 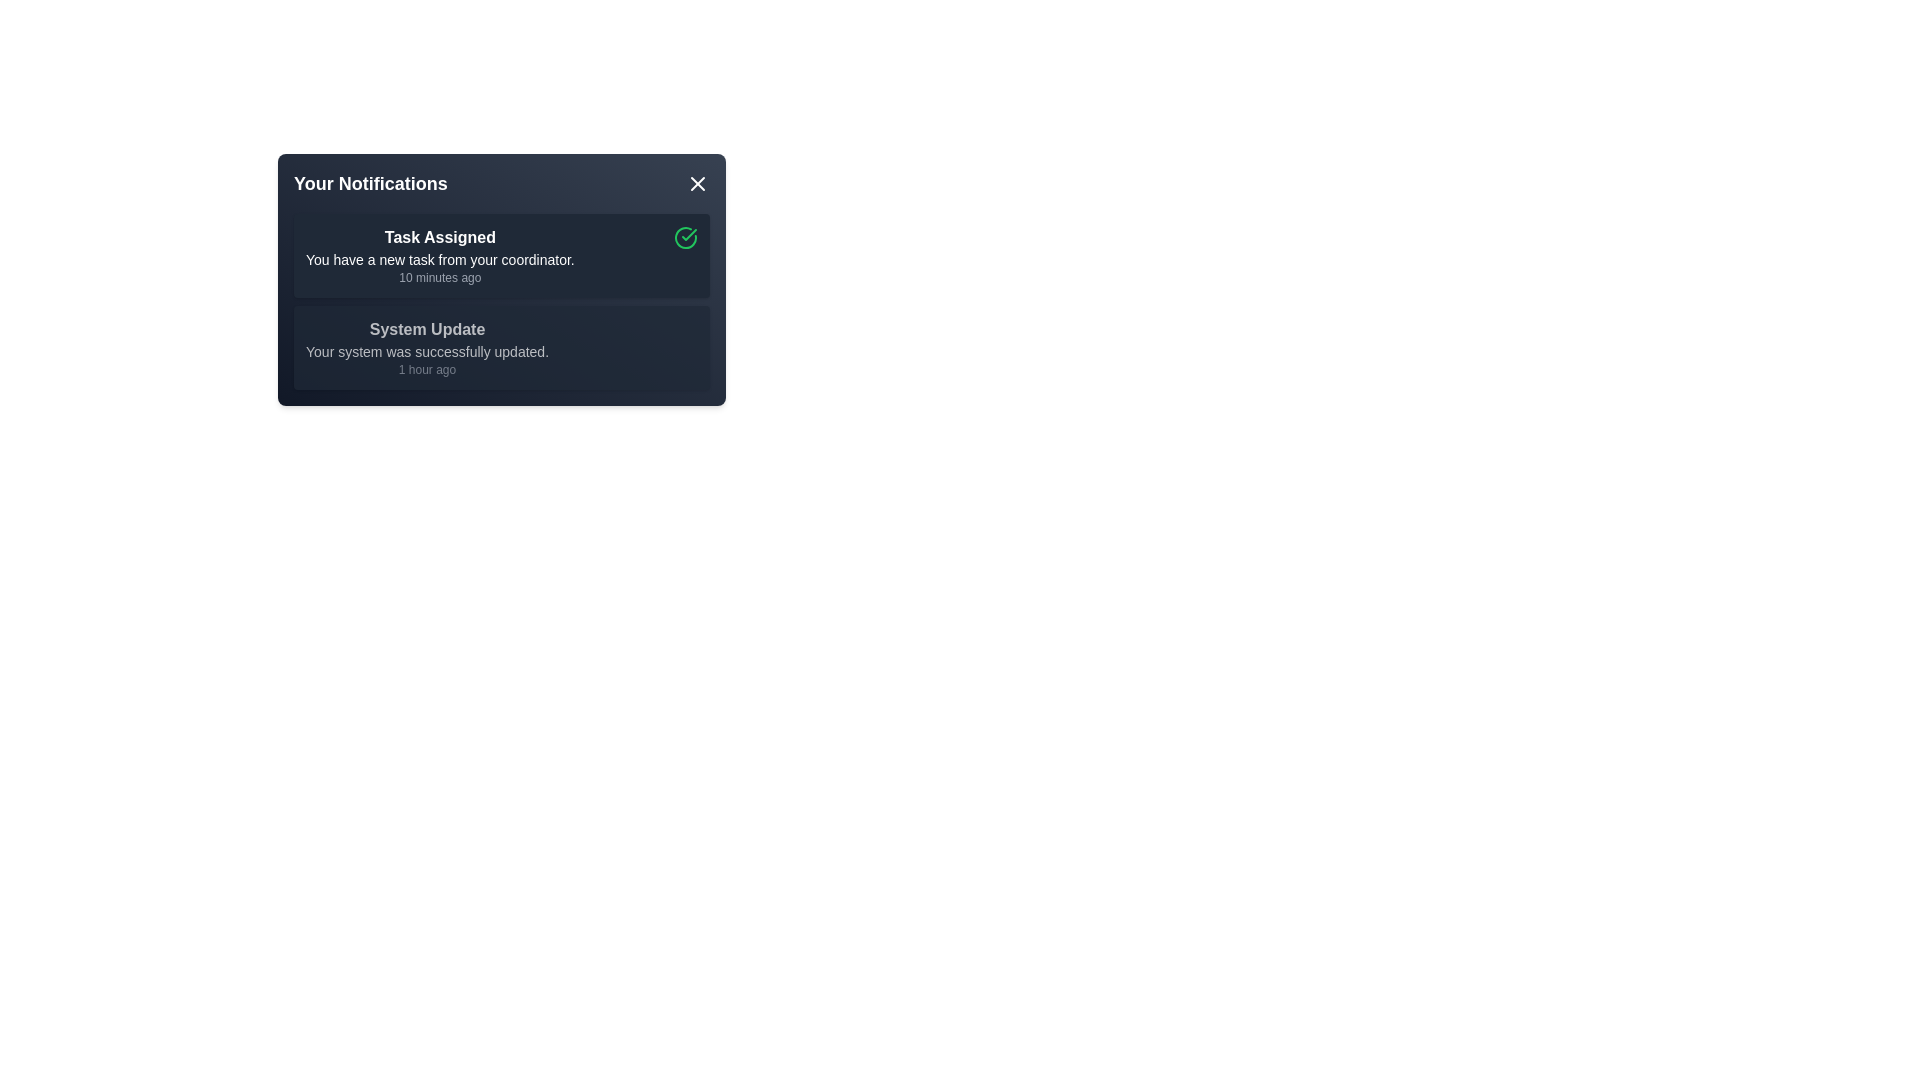 What do you see at coordinates (502, 346) in the screenshot?
I see `the notification box displaying the title 'System Update' with a dark background and white text, which contains the message 'Your system was successfully updated.'` at bounding box center [502, 346].